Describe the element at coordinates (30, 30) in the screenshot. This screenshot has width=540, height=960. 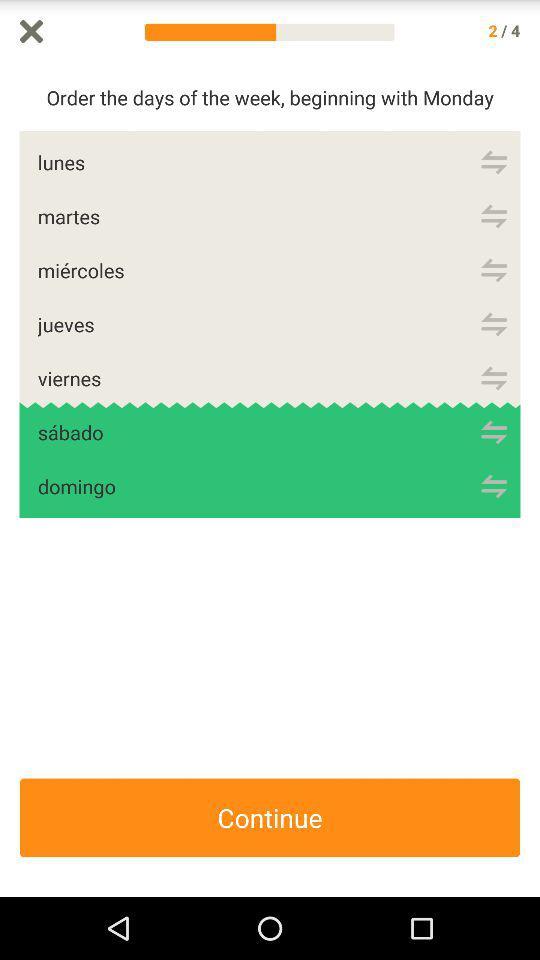
I see `icon at the top left corner` at that location.